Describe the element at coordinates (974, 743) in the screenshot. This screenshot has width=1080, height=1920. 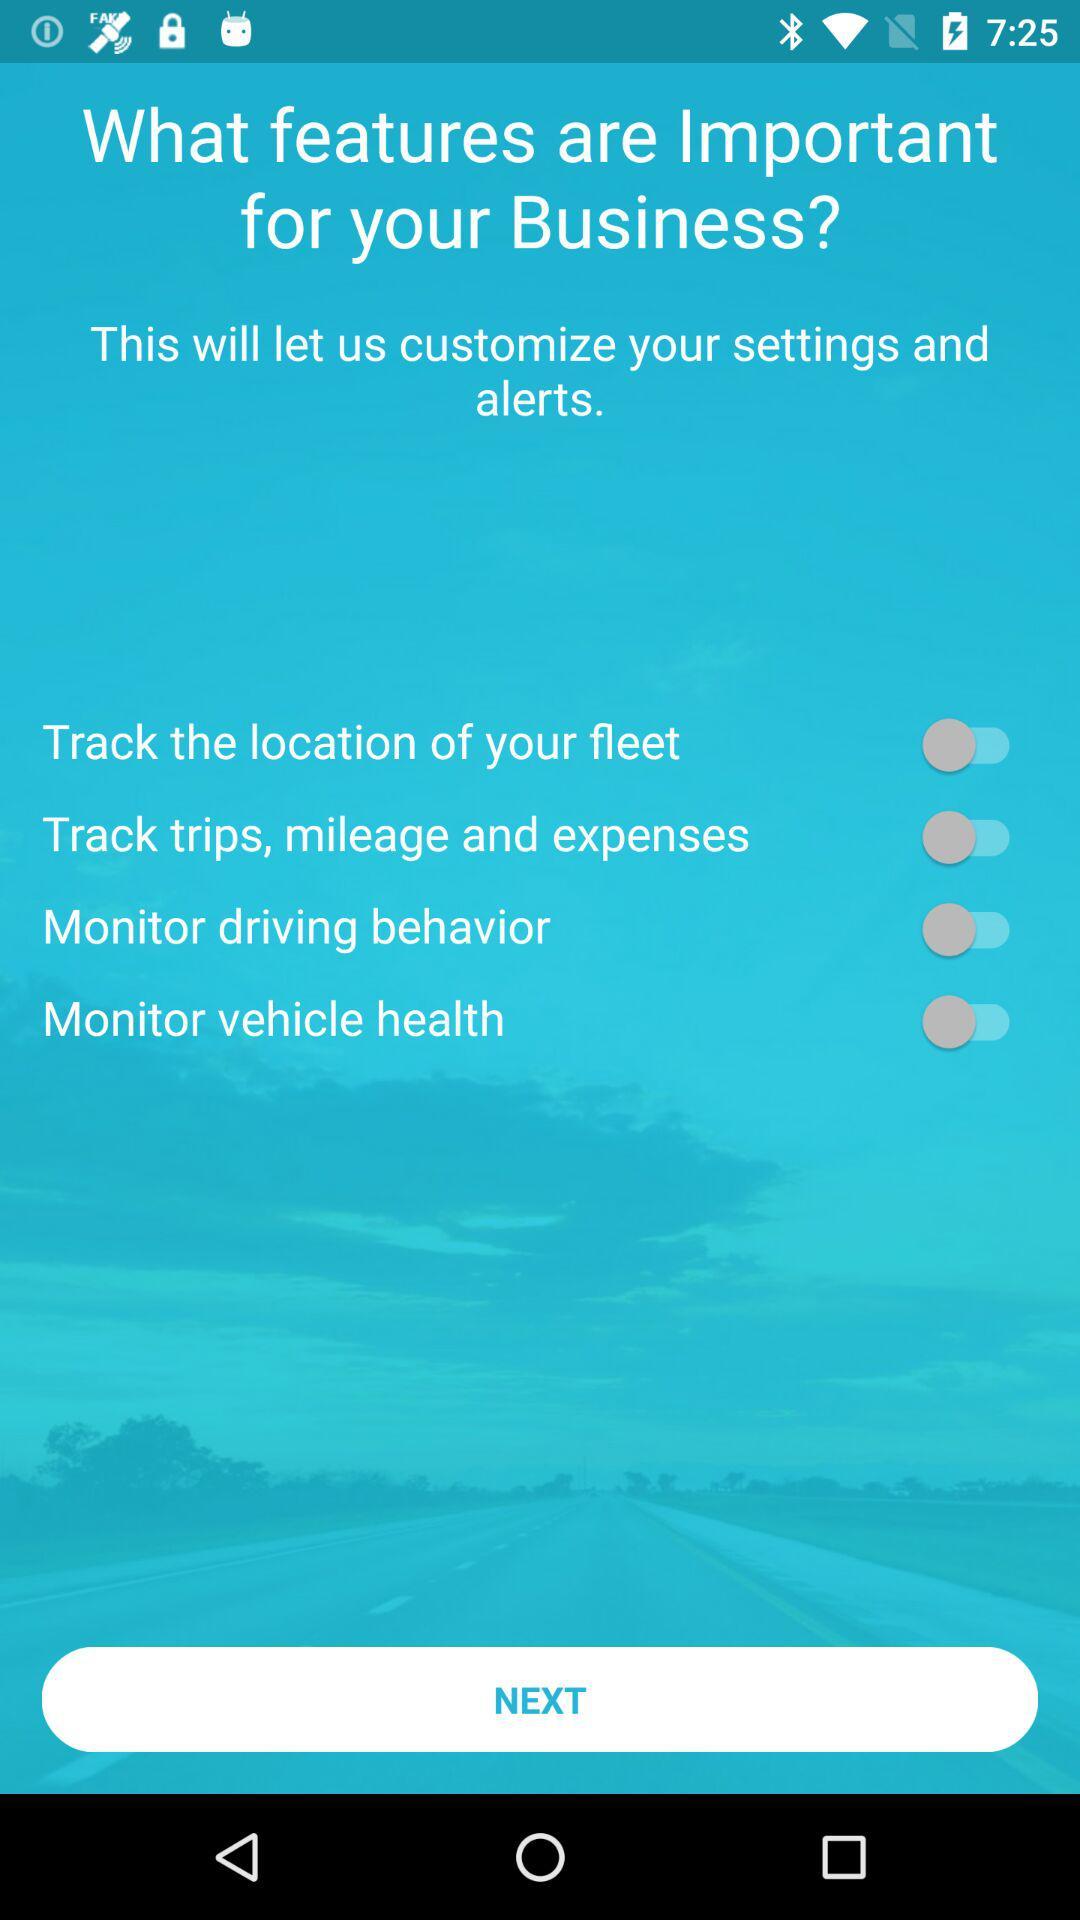
I see `track location control button` at that location.